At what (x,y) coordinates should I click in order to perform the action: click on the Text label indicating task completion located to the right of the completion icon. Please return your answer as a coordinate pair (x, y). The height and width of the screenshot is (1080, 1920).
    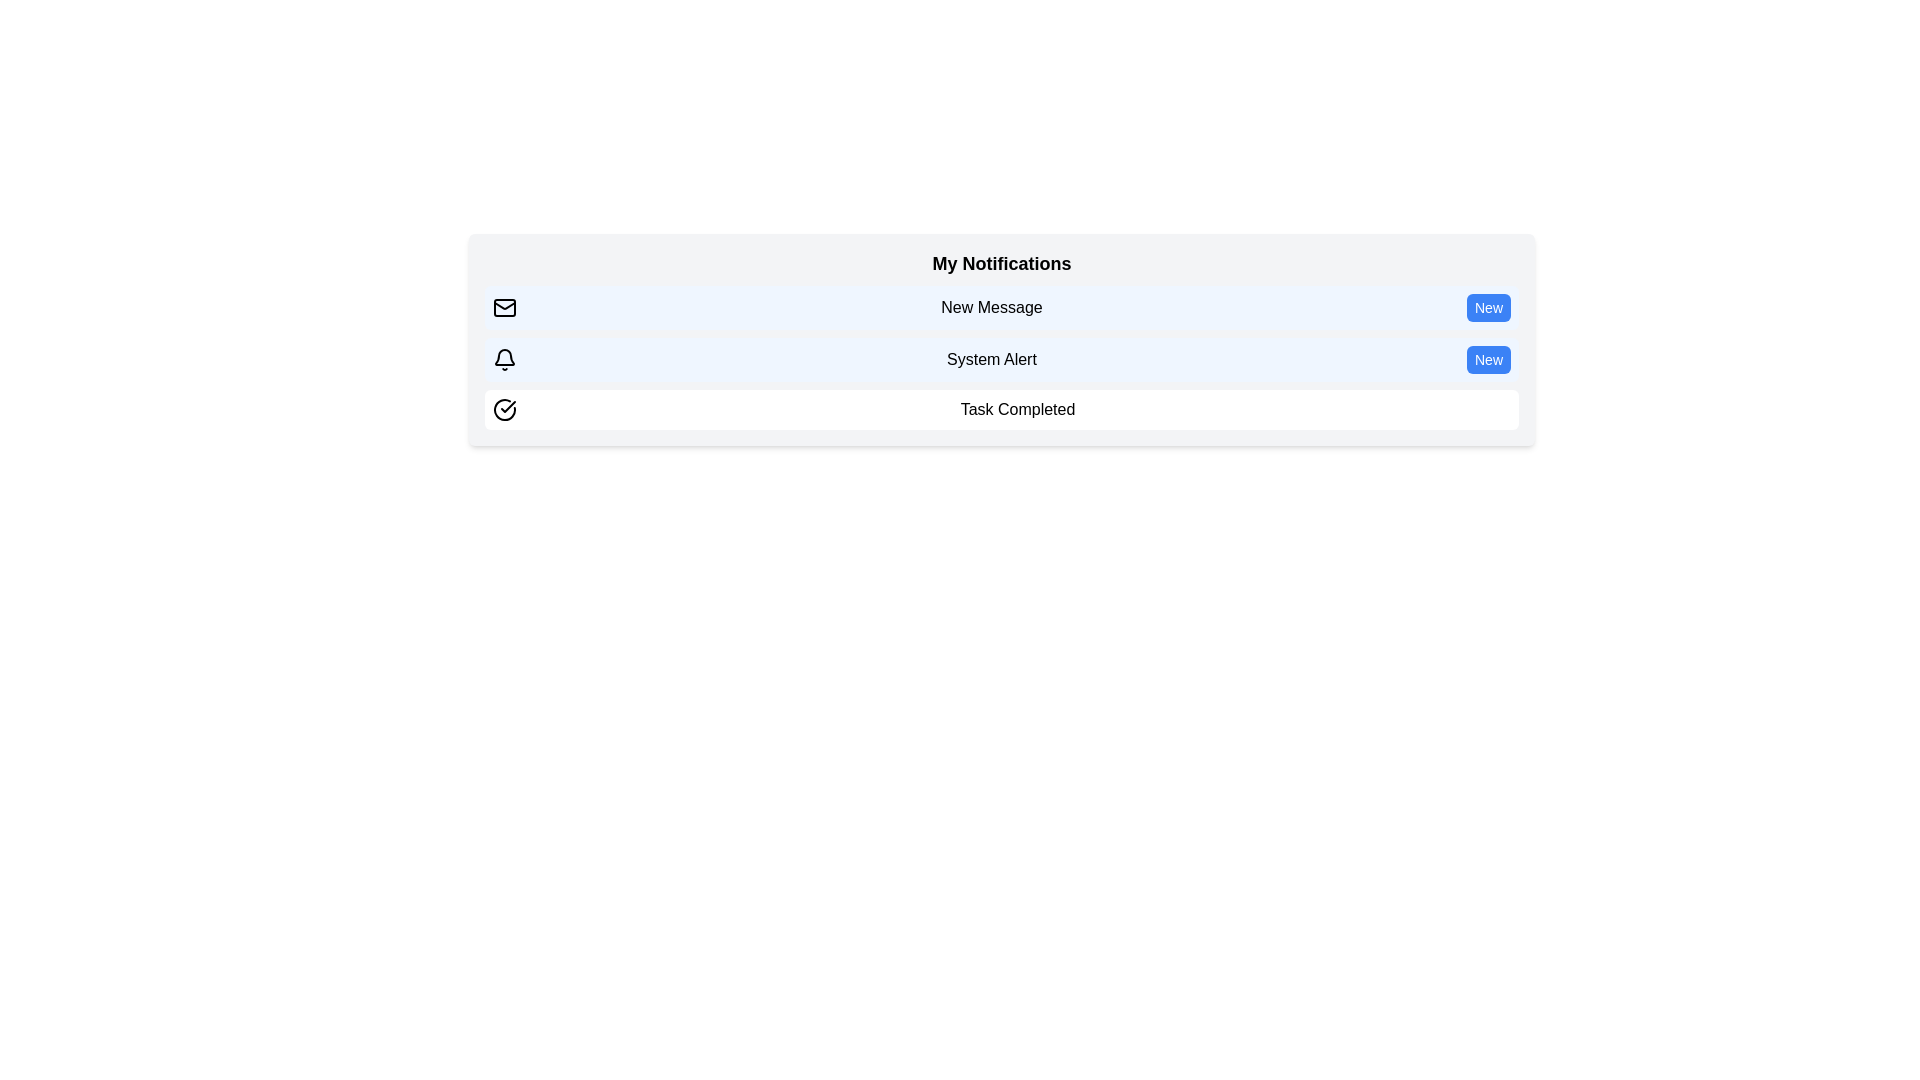
    Looking at the image, I should click on (1017, 408).